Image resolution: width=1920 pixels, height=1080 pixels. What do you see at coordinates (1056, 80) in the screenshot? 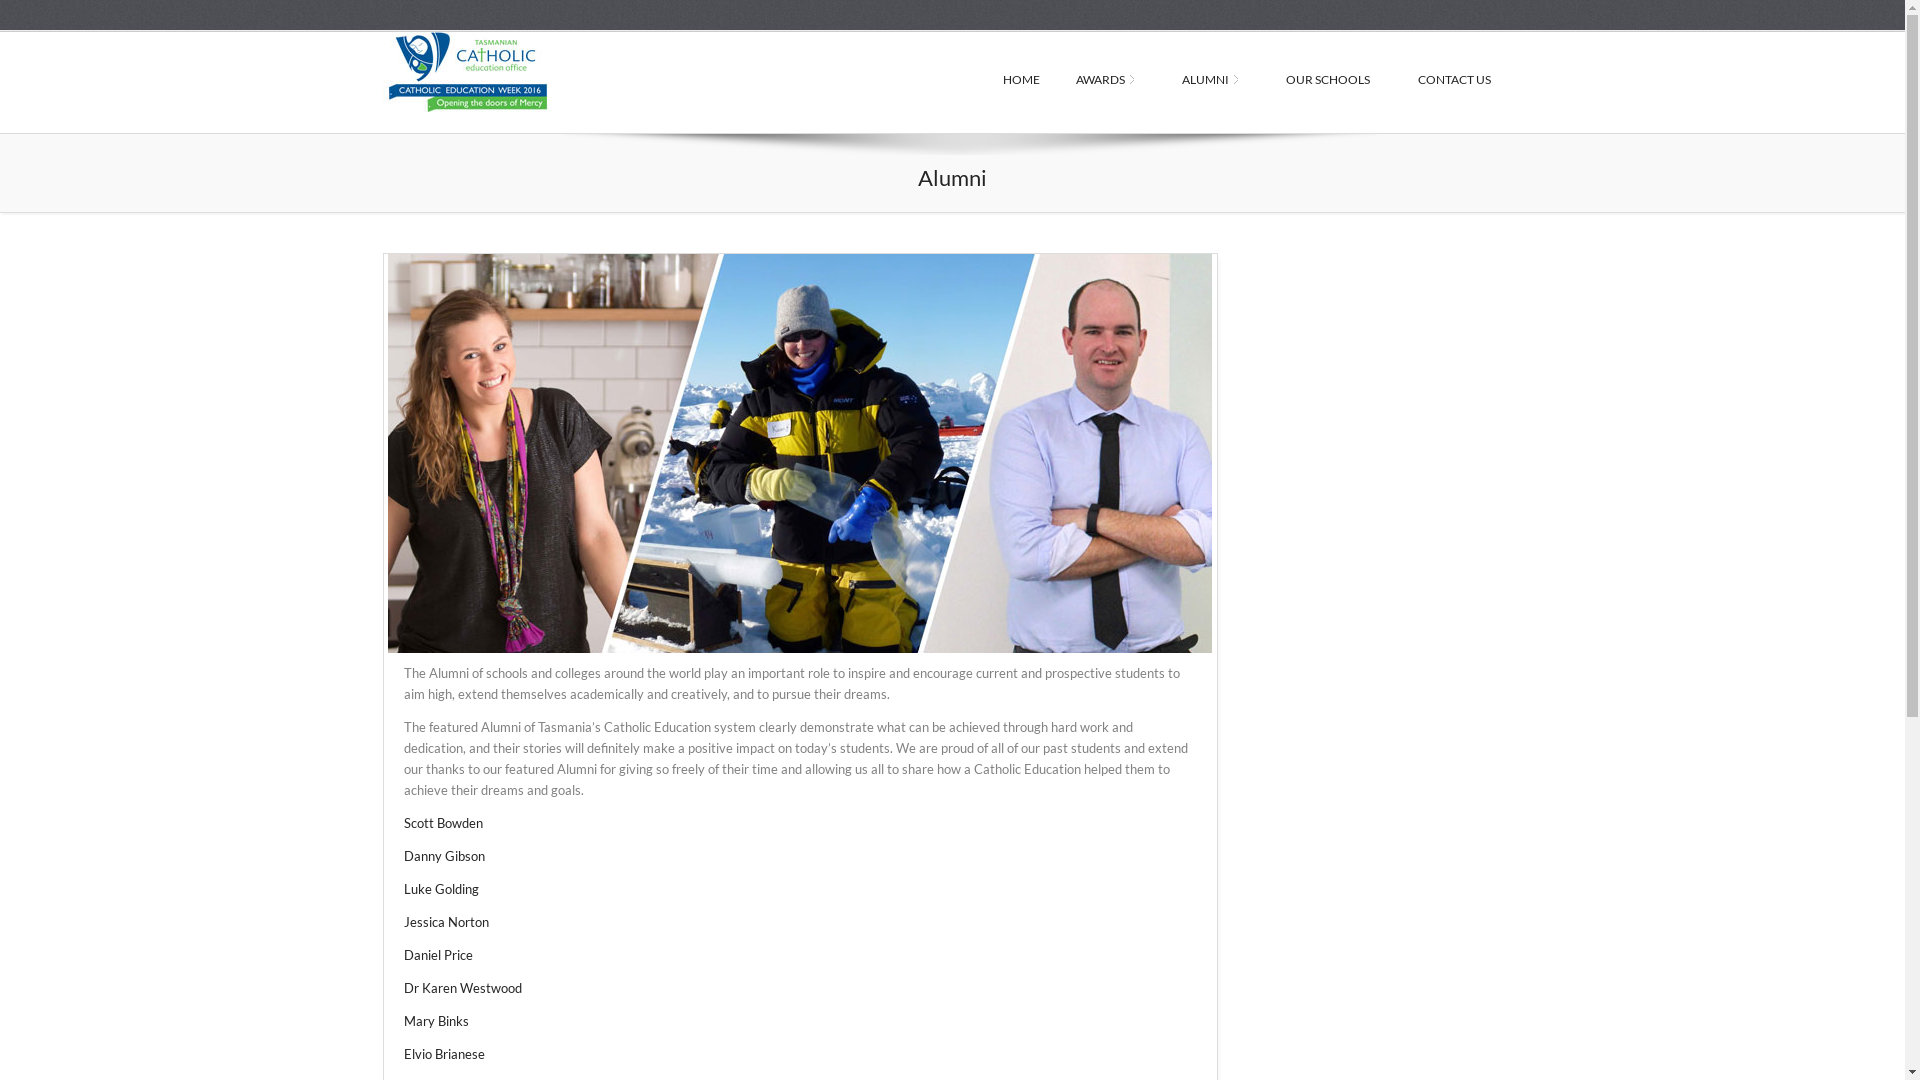
I see `'AWARDS '` at bounding box center [1056, 80].